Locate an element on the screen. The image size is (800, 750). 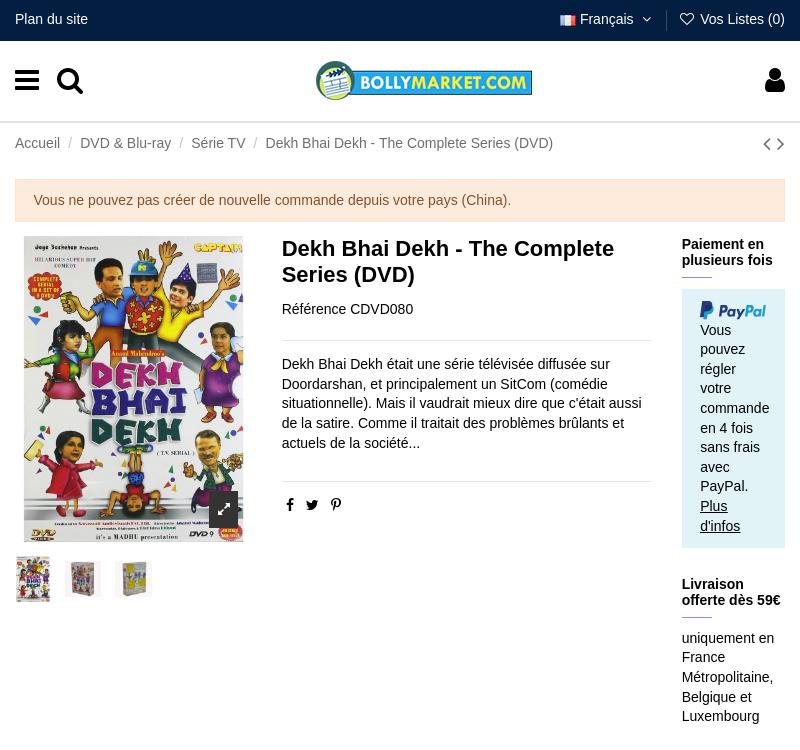
'Nombre de disques' is located at coordinates (79, 115).